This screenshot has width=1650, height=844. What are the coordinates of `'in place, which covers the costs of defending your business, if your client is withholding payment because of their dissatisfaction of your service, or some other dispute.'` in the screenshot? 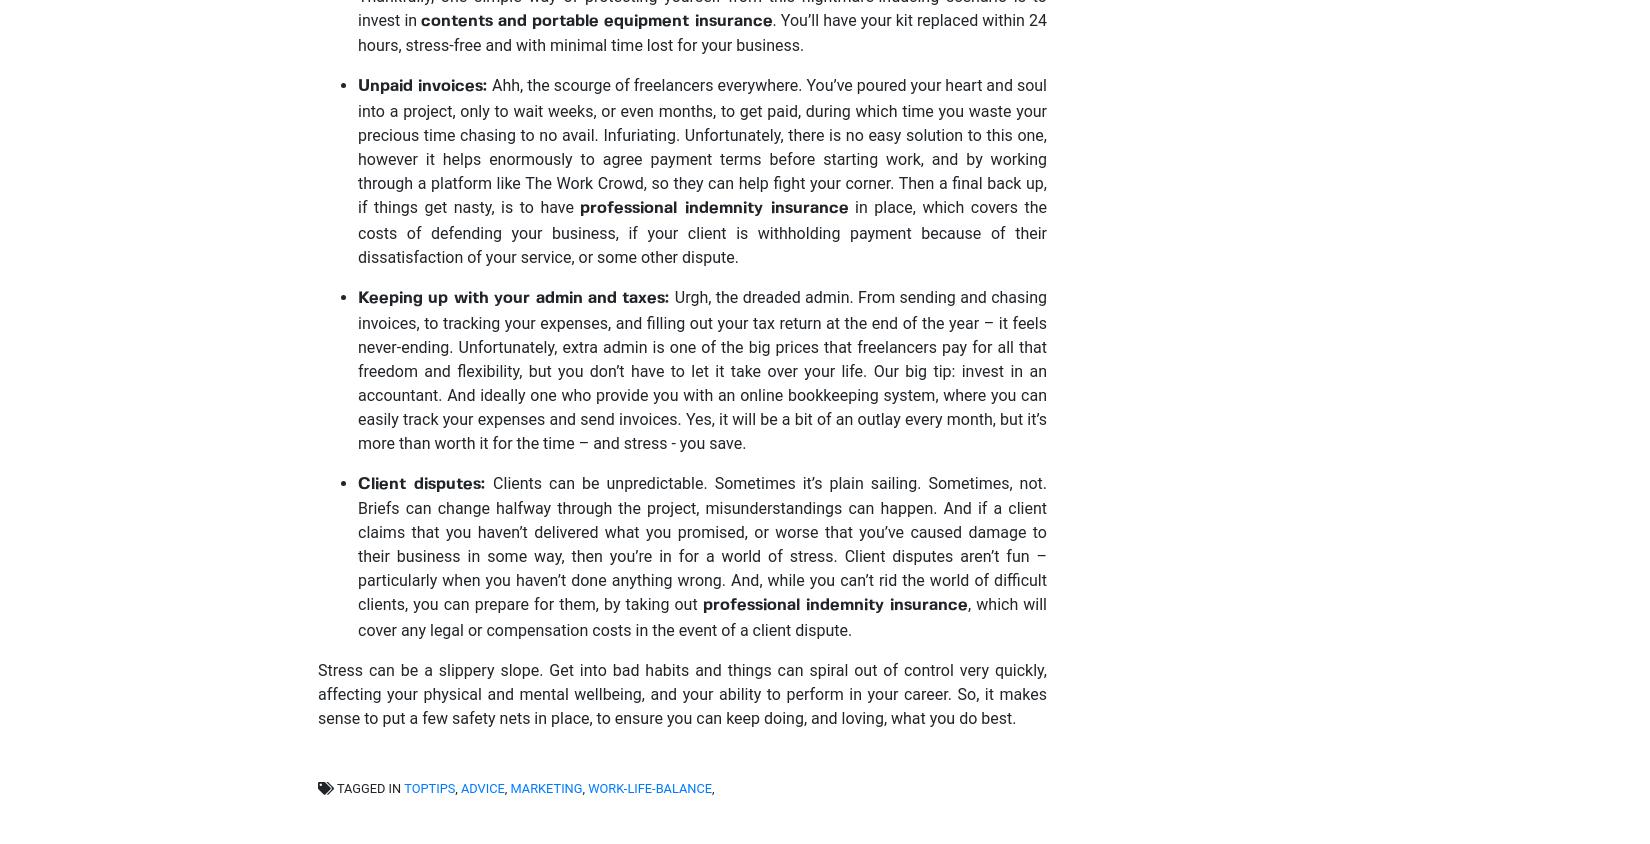 It's located at (701, 231).